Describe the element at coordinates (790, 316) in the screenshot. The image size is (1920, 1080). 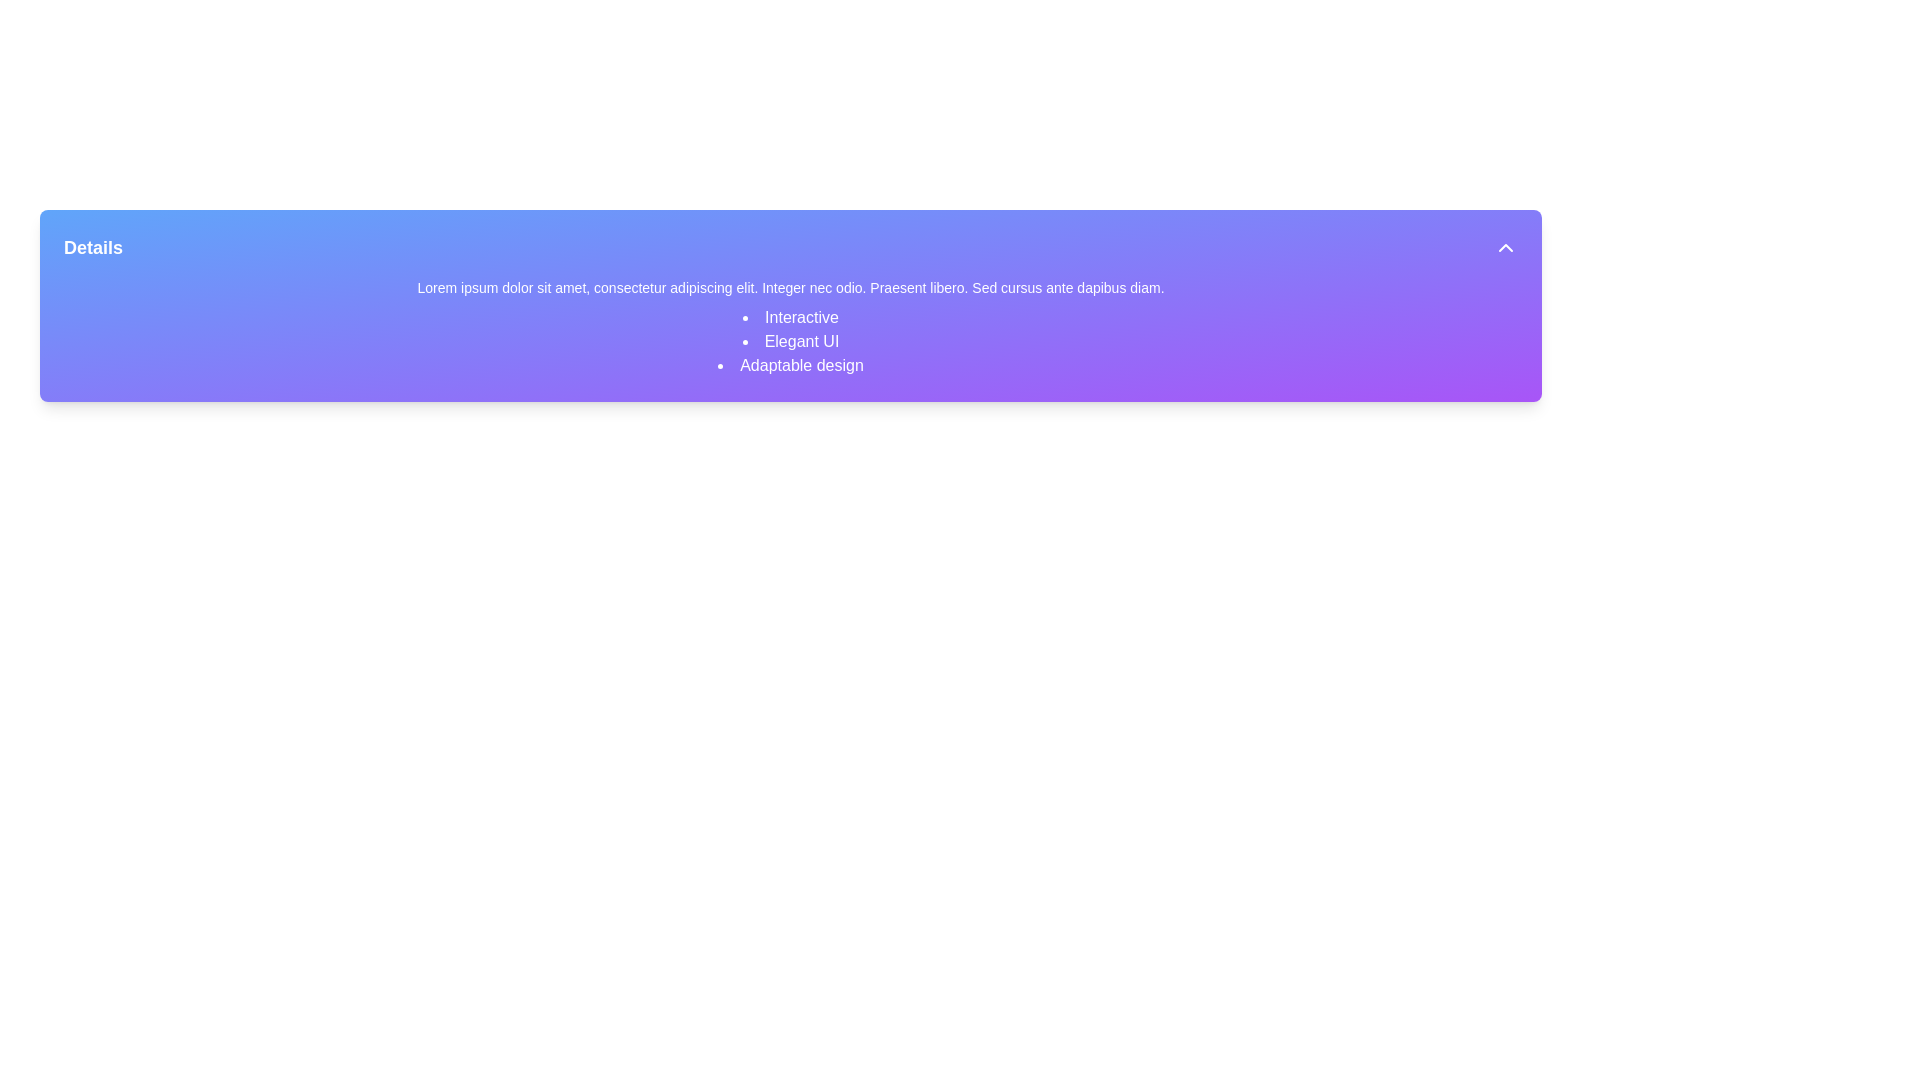
I see `the 'Interactive' text label, which is the first item in a bullet list styled with a white dot preceding it` at that location.